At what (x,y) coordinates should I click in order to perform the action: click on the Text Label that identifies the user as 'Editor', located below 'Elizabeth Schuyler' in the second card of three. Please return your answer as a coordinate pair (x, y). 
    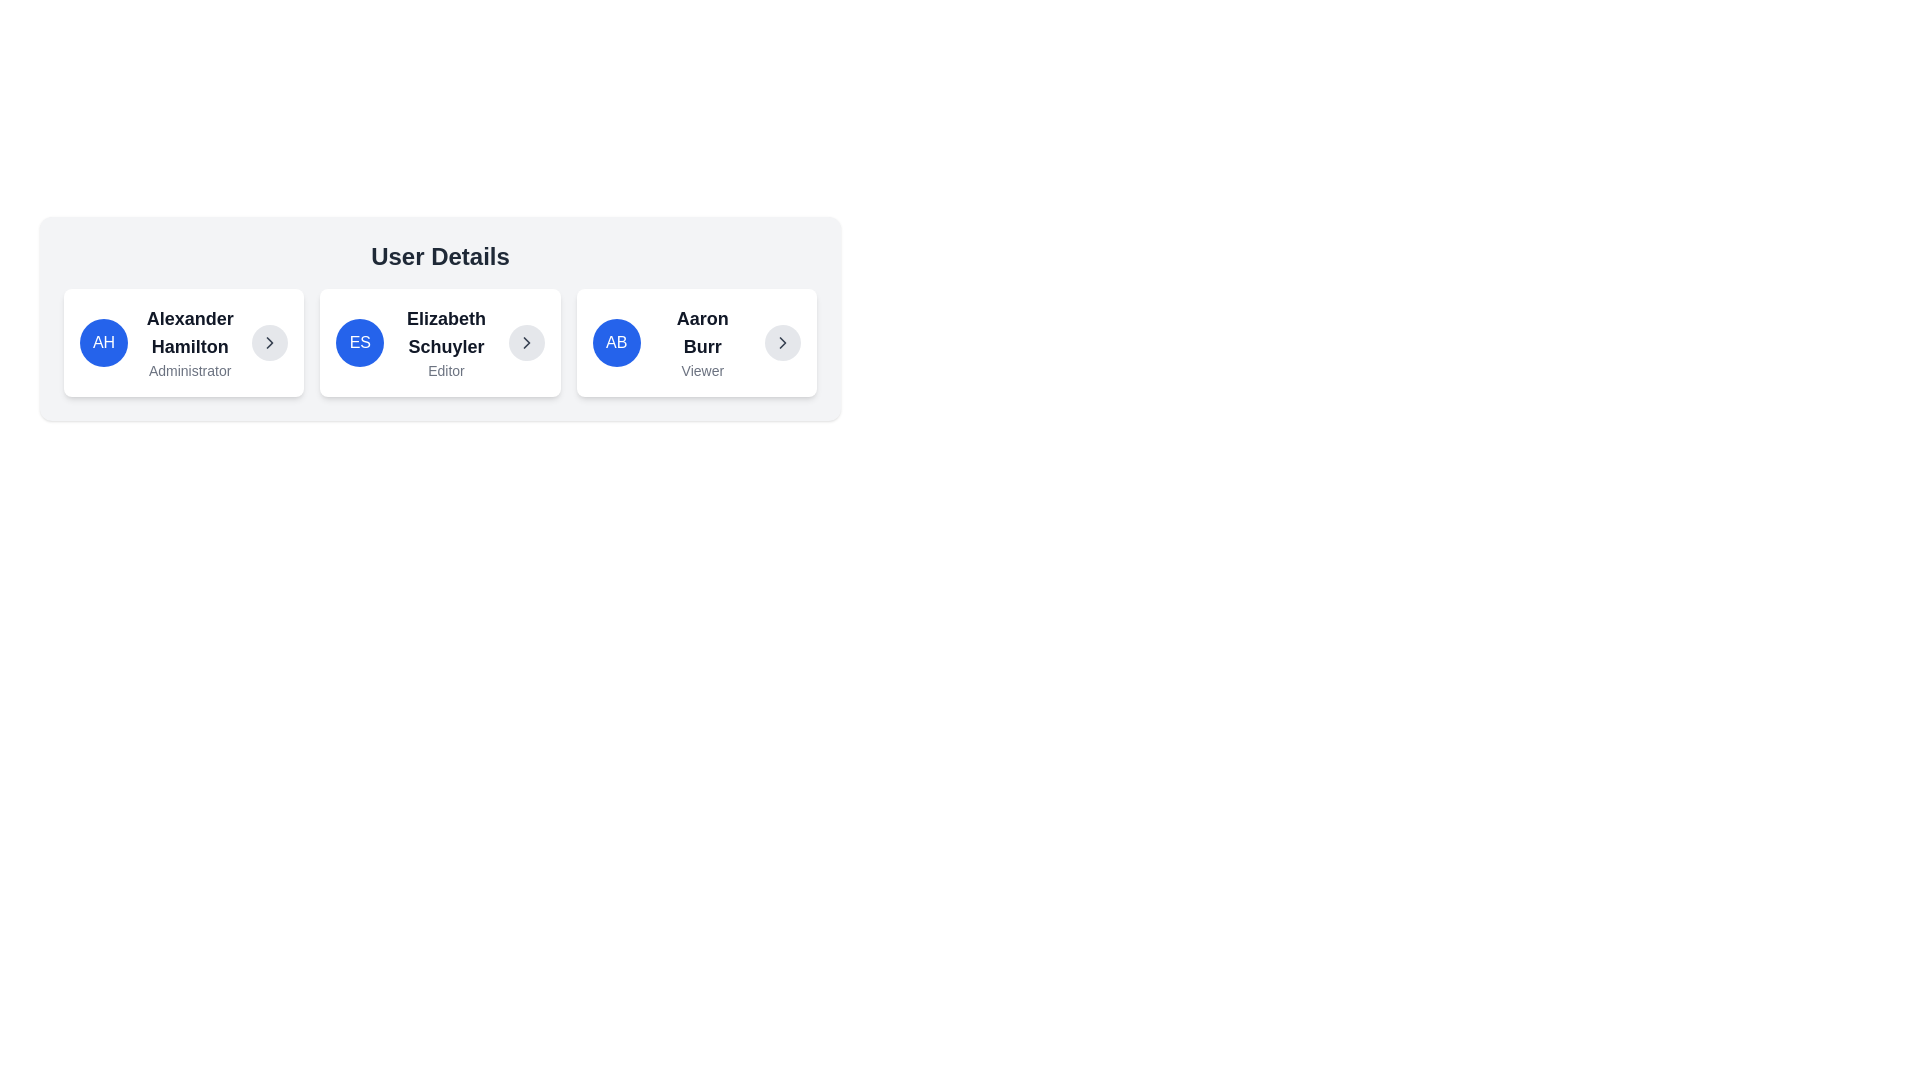
    Looking at the image, I should click on (445, 370).